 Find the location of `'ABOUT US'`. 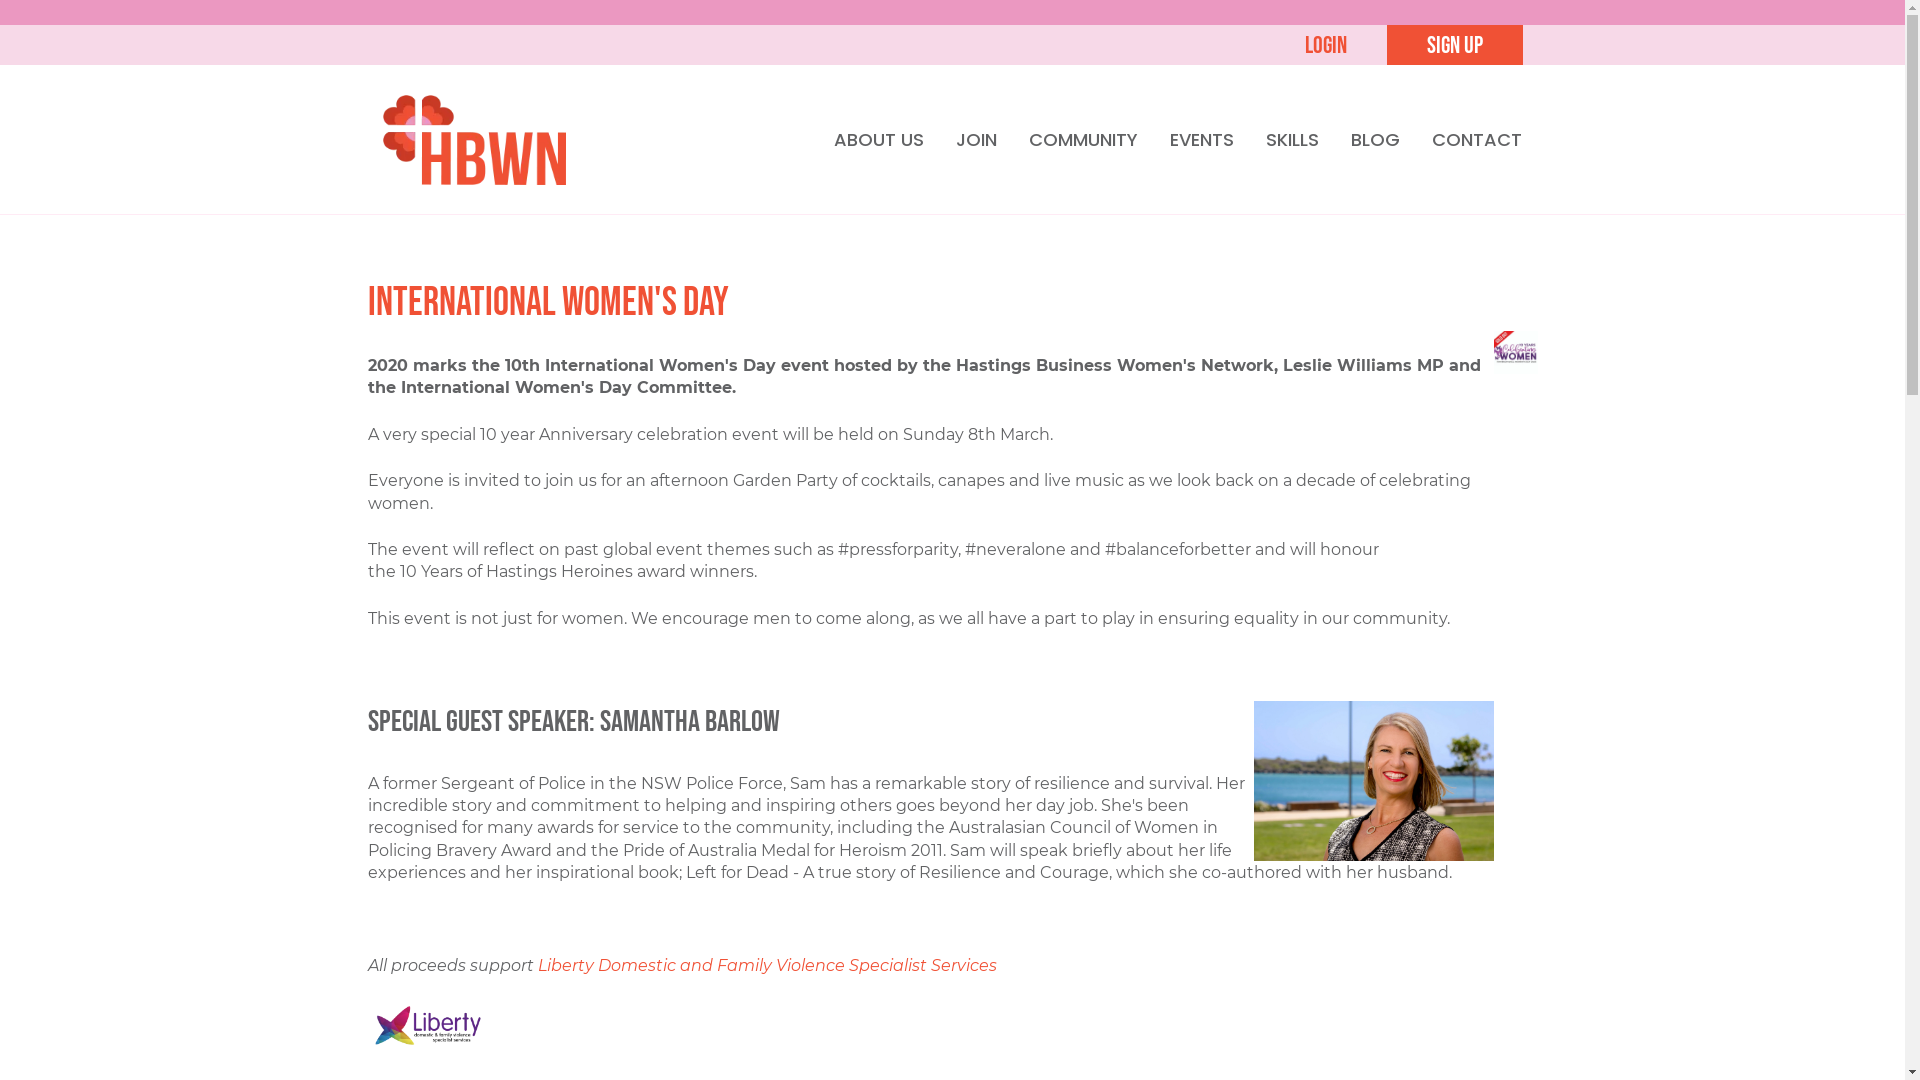

'ABOUT US' is located at coordinates (878, 138).